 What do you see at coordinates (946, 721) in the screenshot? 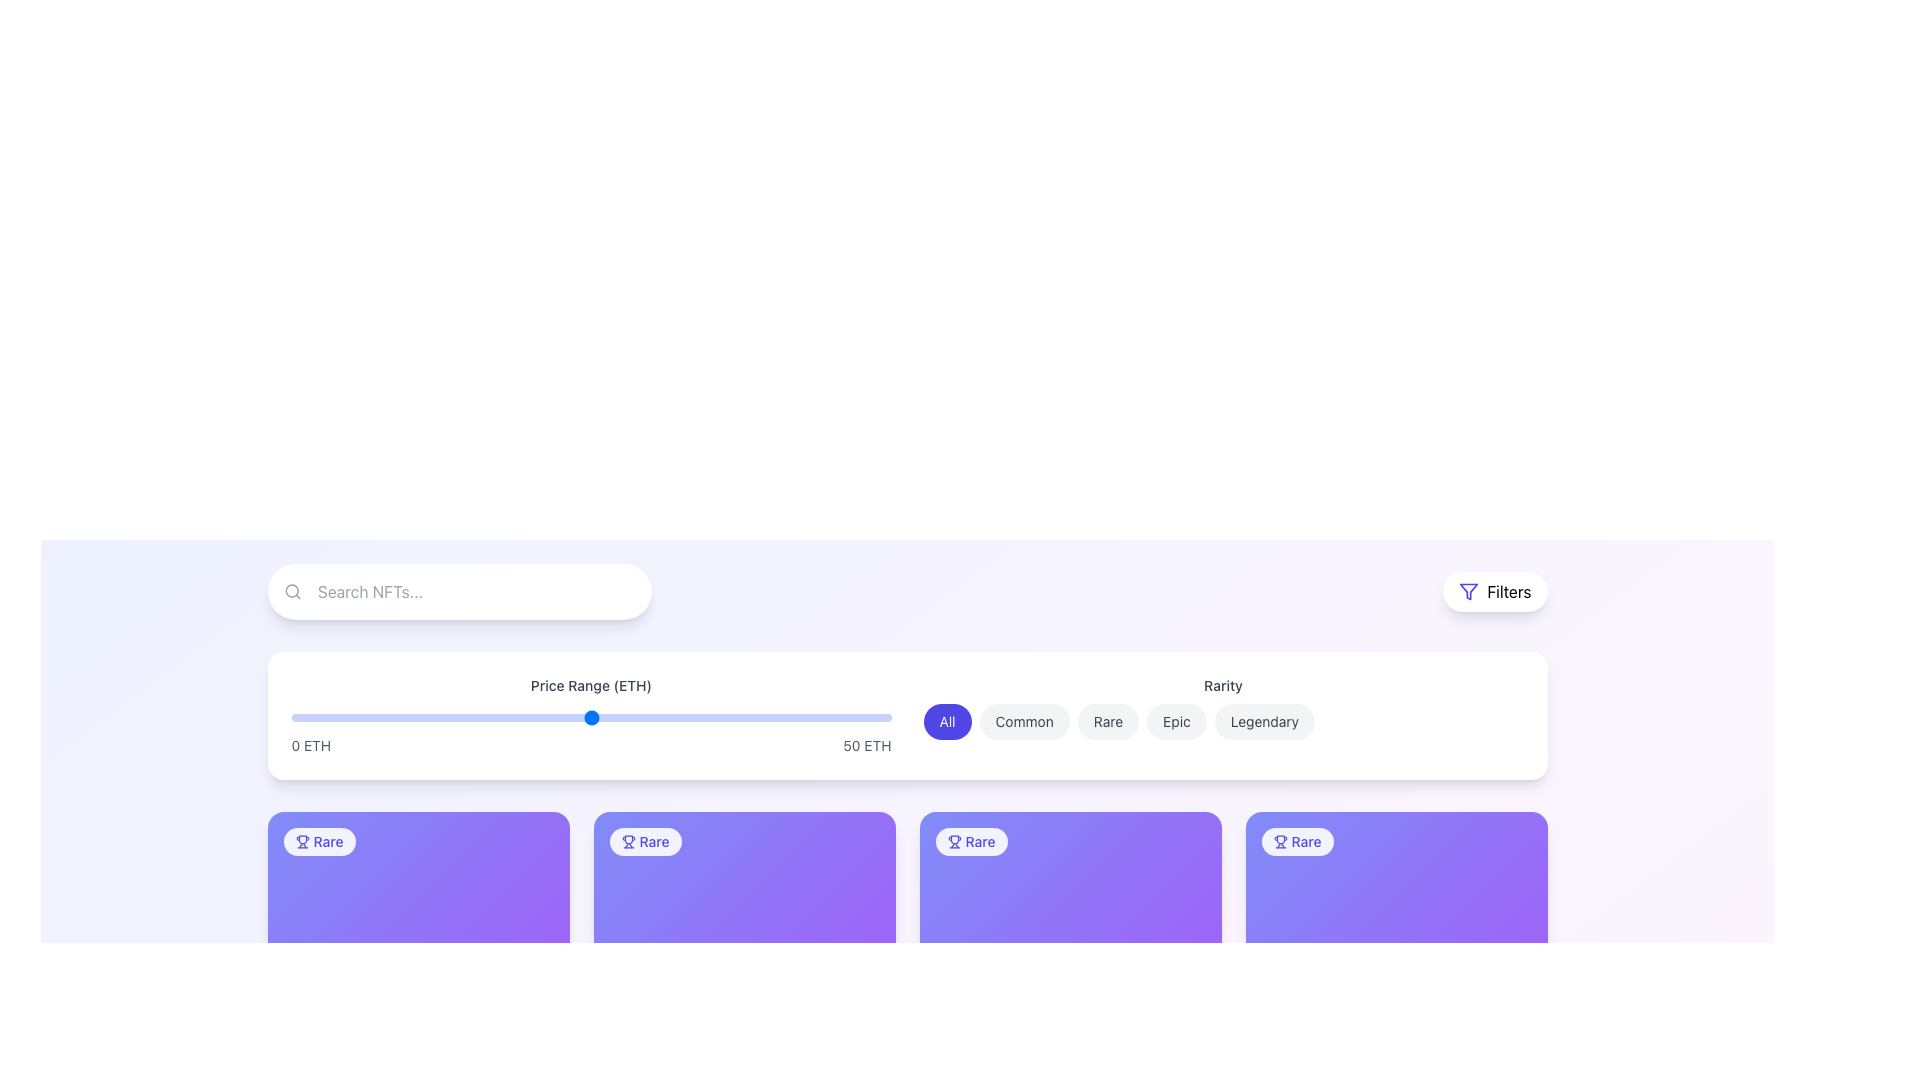
I see `the 'All' button, which is the first button in a row of buttons used to filter or select all items. This button is located near the top center of the interface` at bounding box center [946, 721].